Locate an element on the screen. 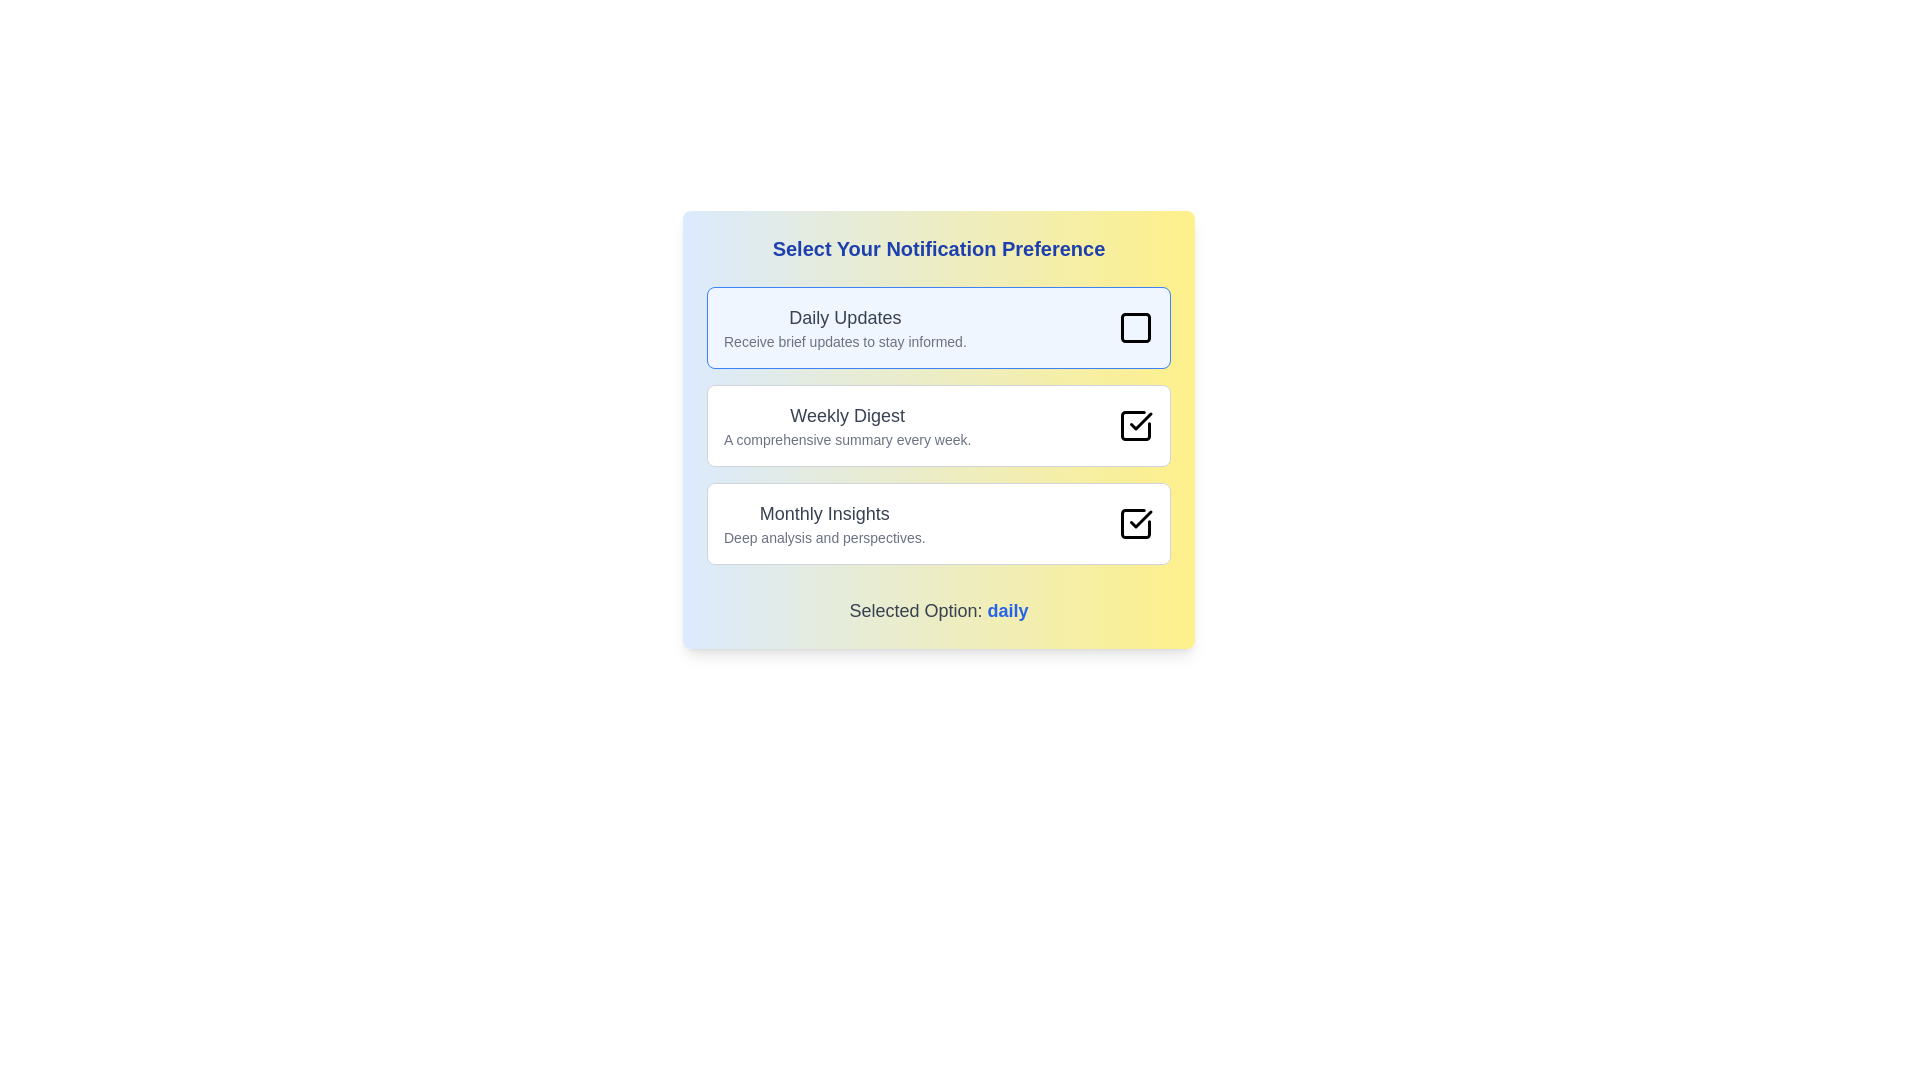 The height and width of the screenshot is (1080, 1920). the square with rounded corners that serves as a selection indicator for the 'Daily Updates' option in the notification preferences is located at coordinates (1136, 326).